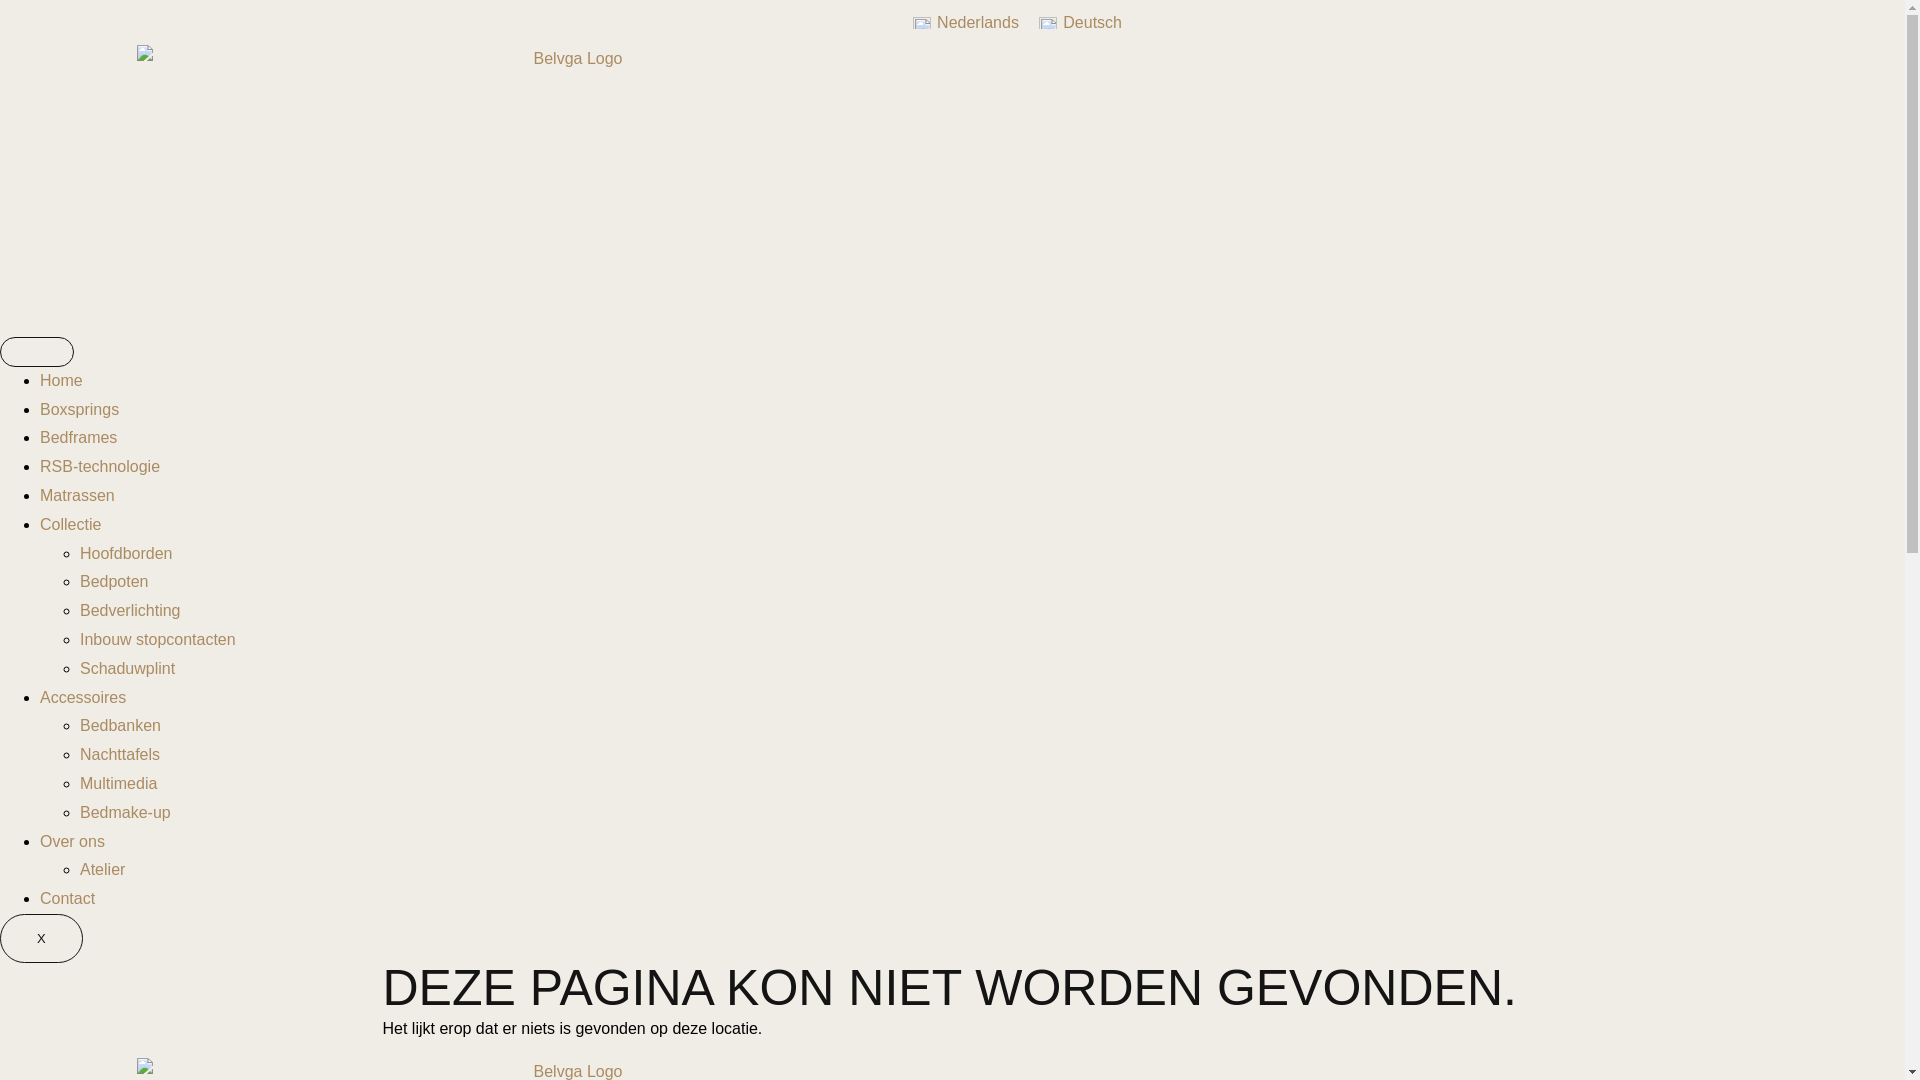 The height and width of the screenshot is (1080, 1920). What do you see at coordinates (78, 436) in the screenshot?
I see `'Bedframes'` at bounding box center [78, 436].